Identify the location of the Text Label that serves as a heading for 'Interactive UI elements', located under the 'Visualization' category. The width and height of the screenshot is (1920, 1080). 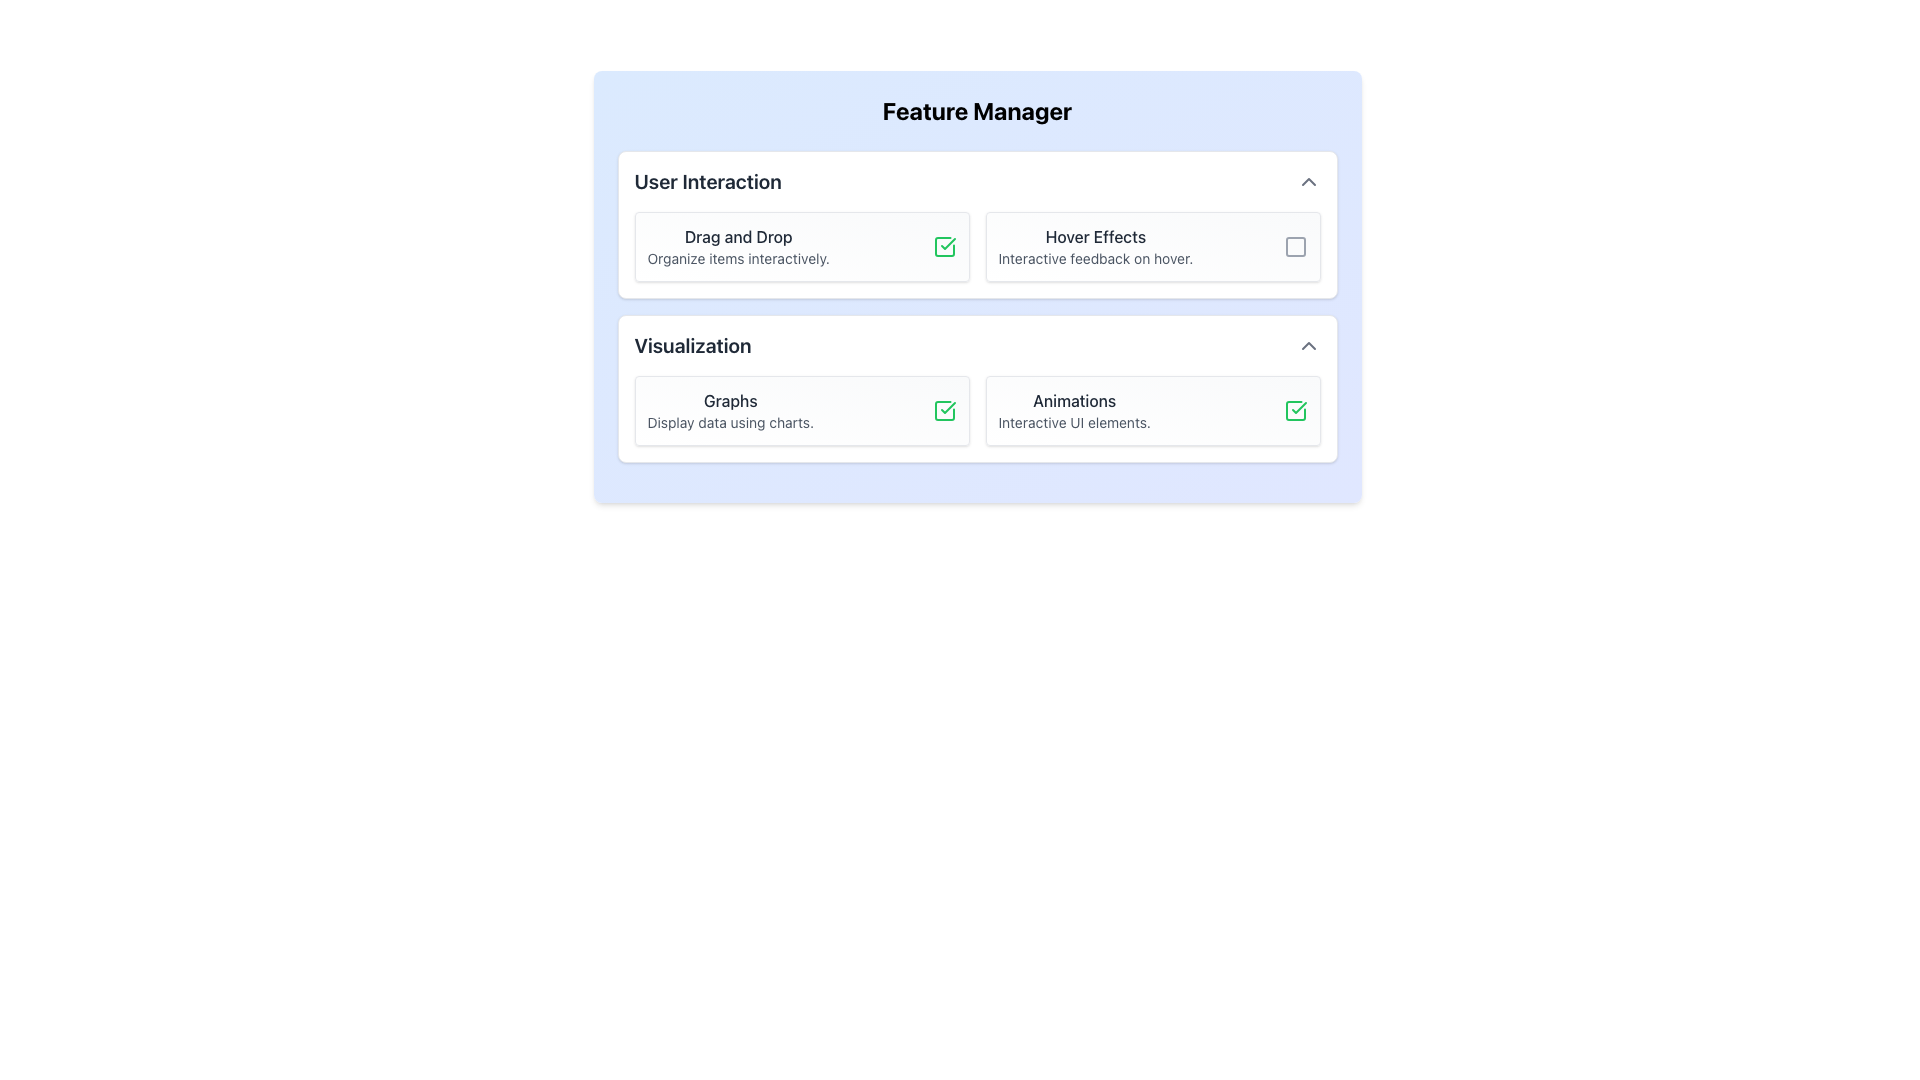
(1073, 401).